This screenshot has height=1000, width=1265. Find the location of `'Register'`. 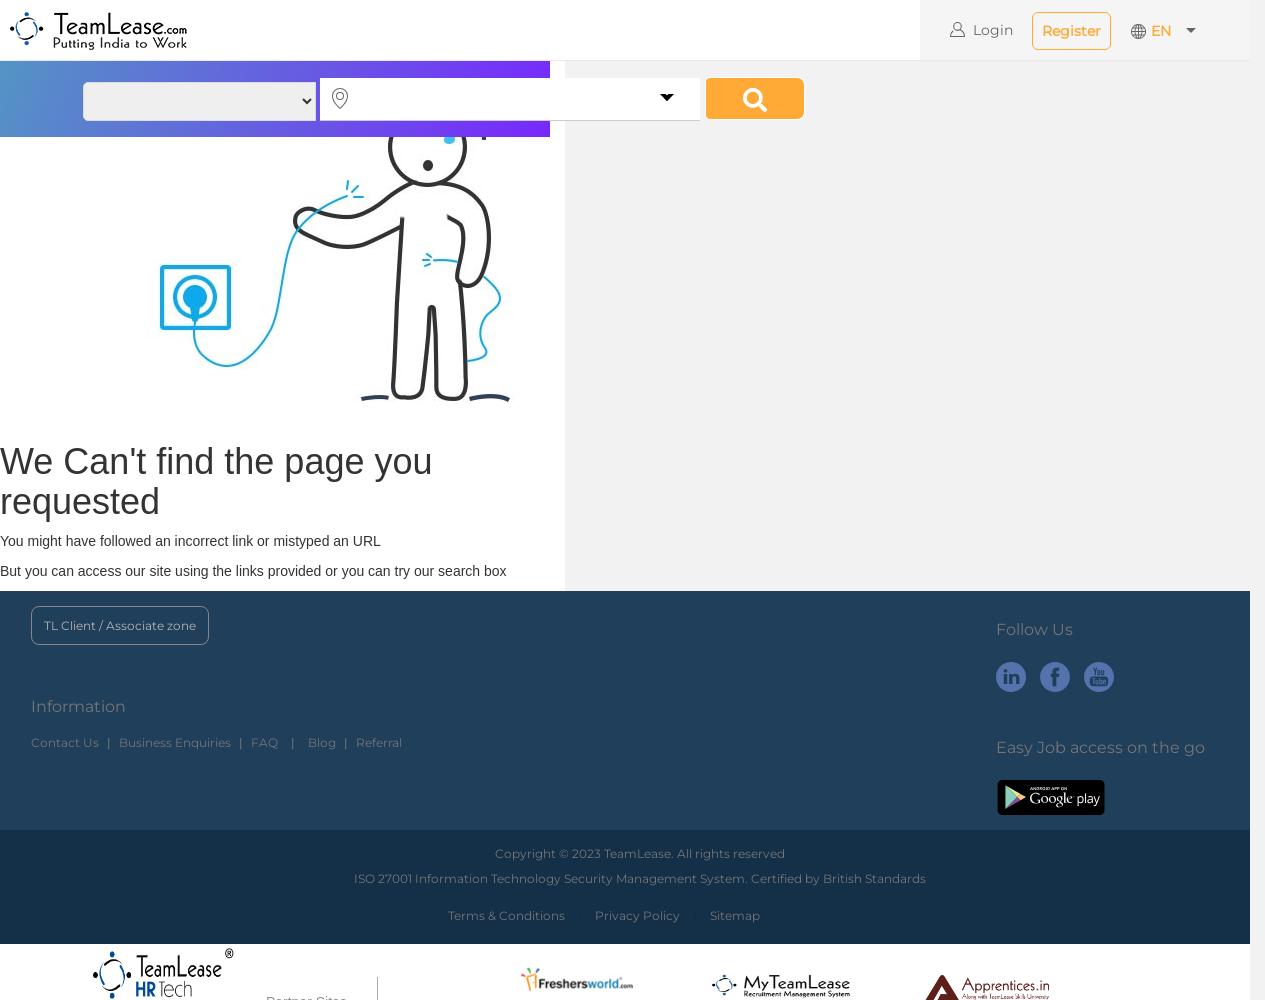

'Register' is located at coordinates (1070, 31).